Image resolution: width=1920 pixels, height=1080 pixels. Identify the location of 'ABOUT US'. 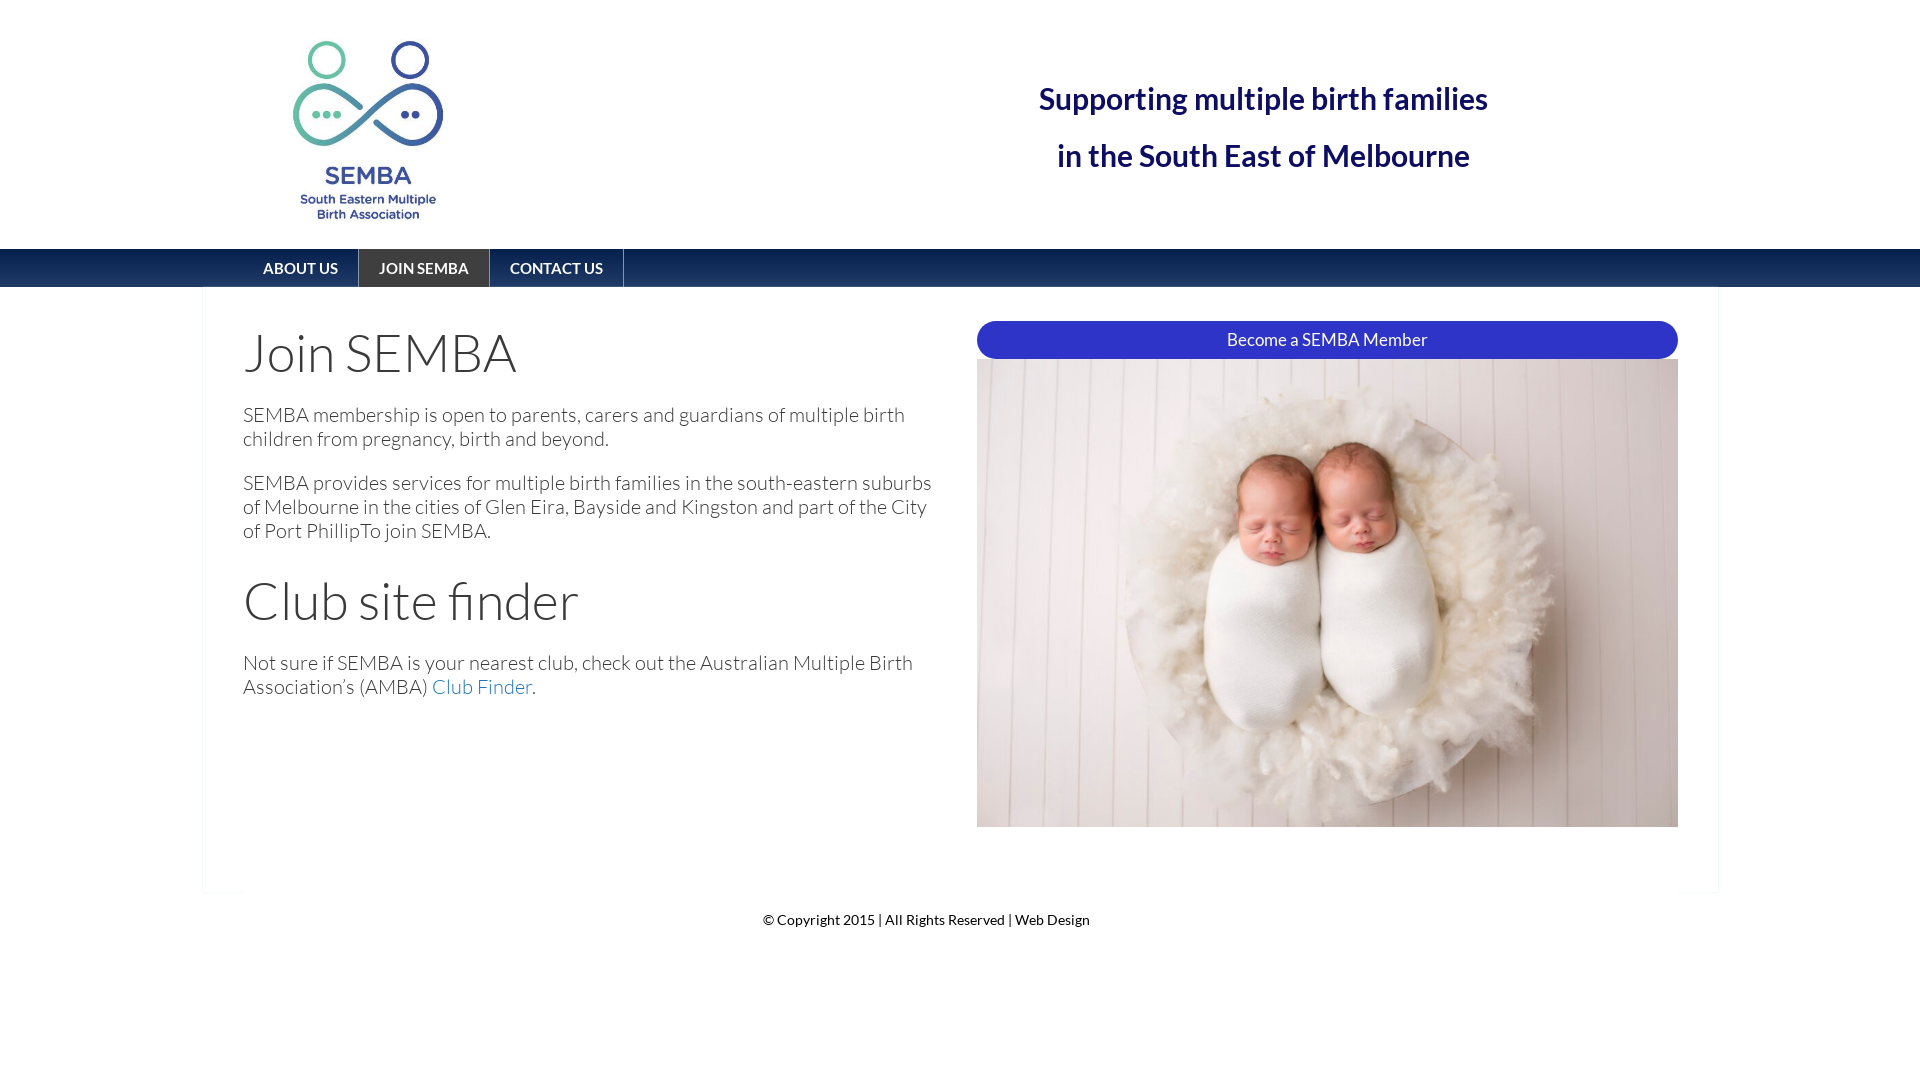
(298, 266).